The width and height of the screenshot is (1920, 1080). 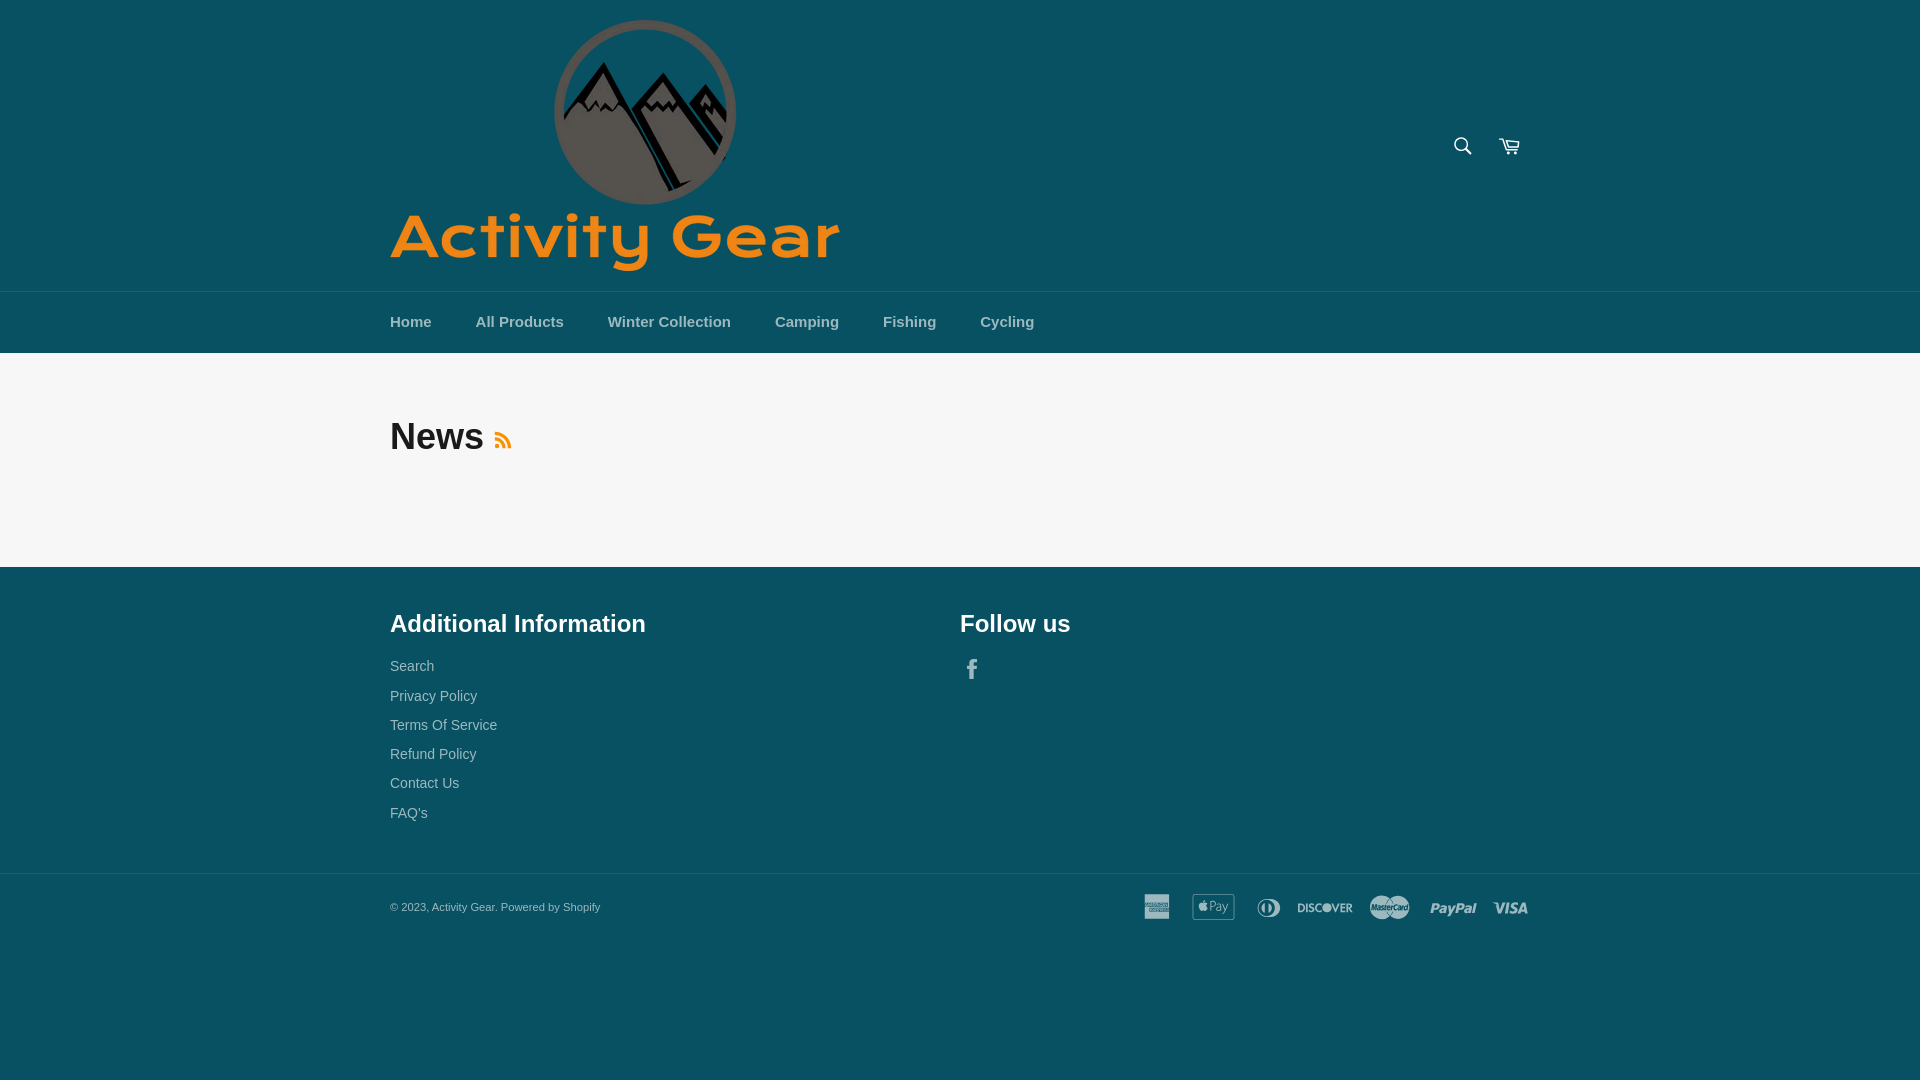 I want to click on 'All Products', so click(x=519, y=321).